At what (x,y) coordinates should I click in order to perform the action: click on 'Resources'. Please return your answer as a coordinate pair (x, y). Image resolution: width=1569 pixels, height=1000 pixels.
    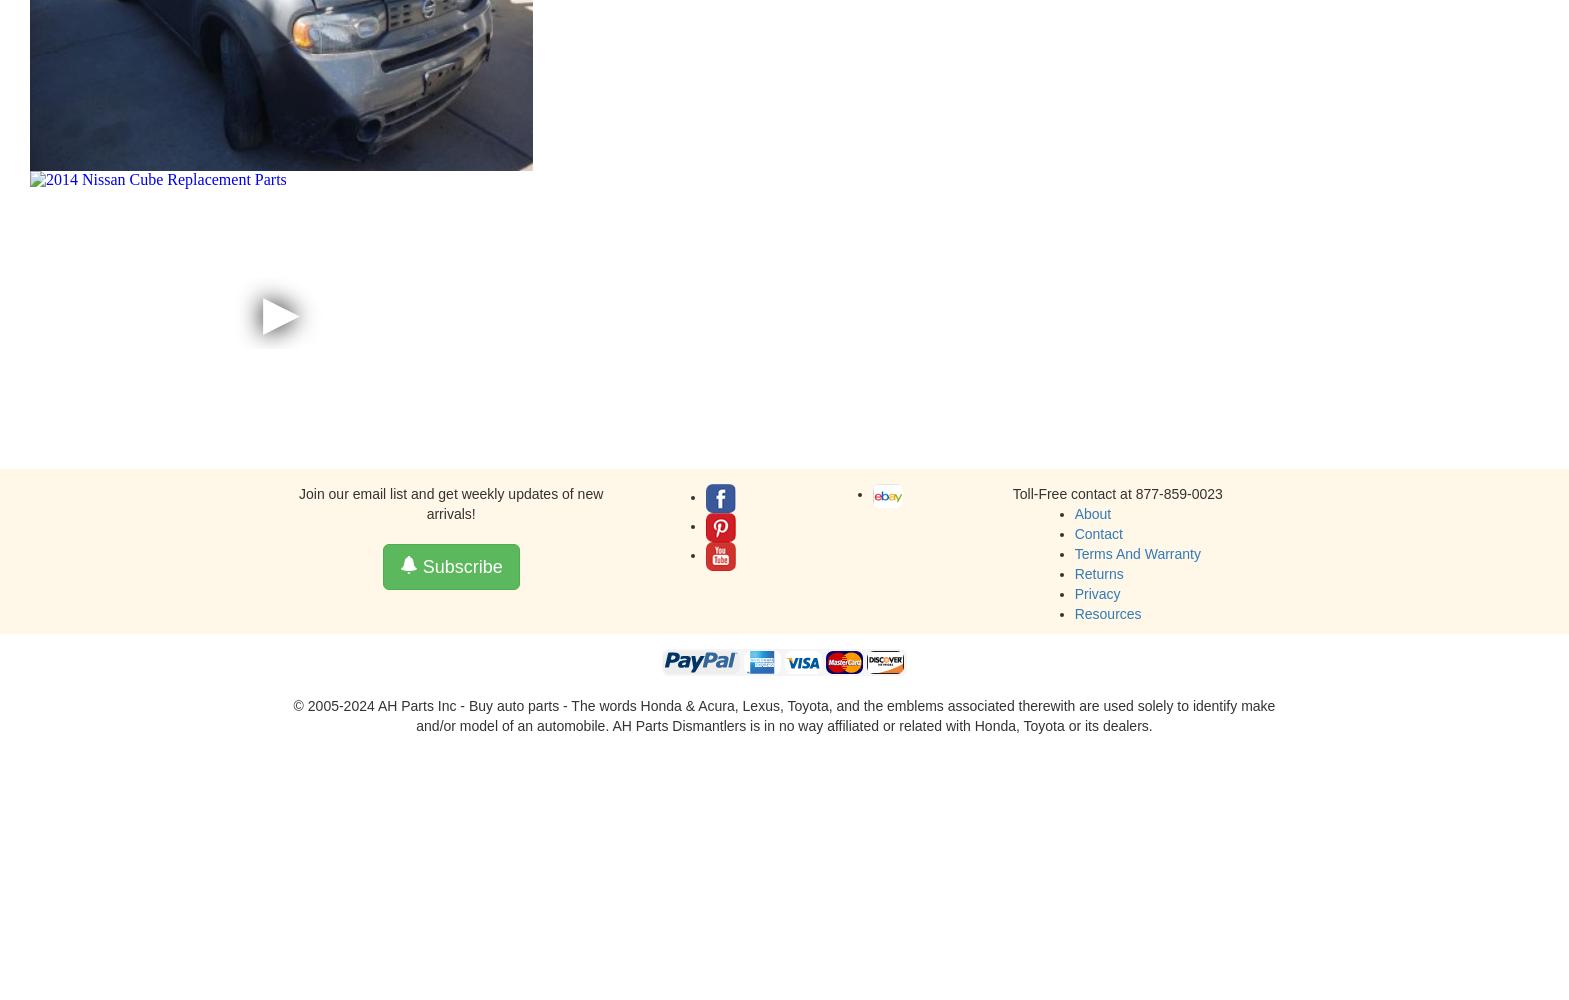
    Looking at the image, I should click on (1107, 612).